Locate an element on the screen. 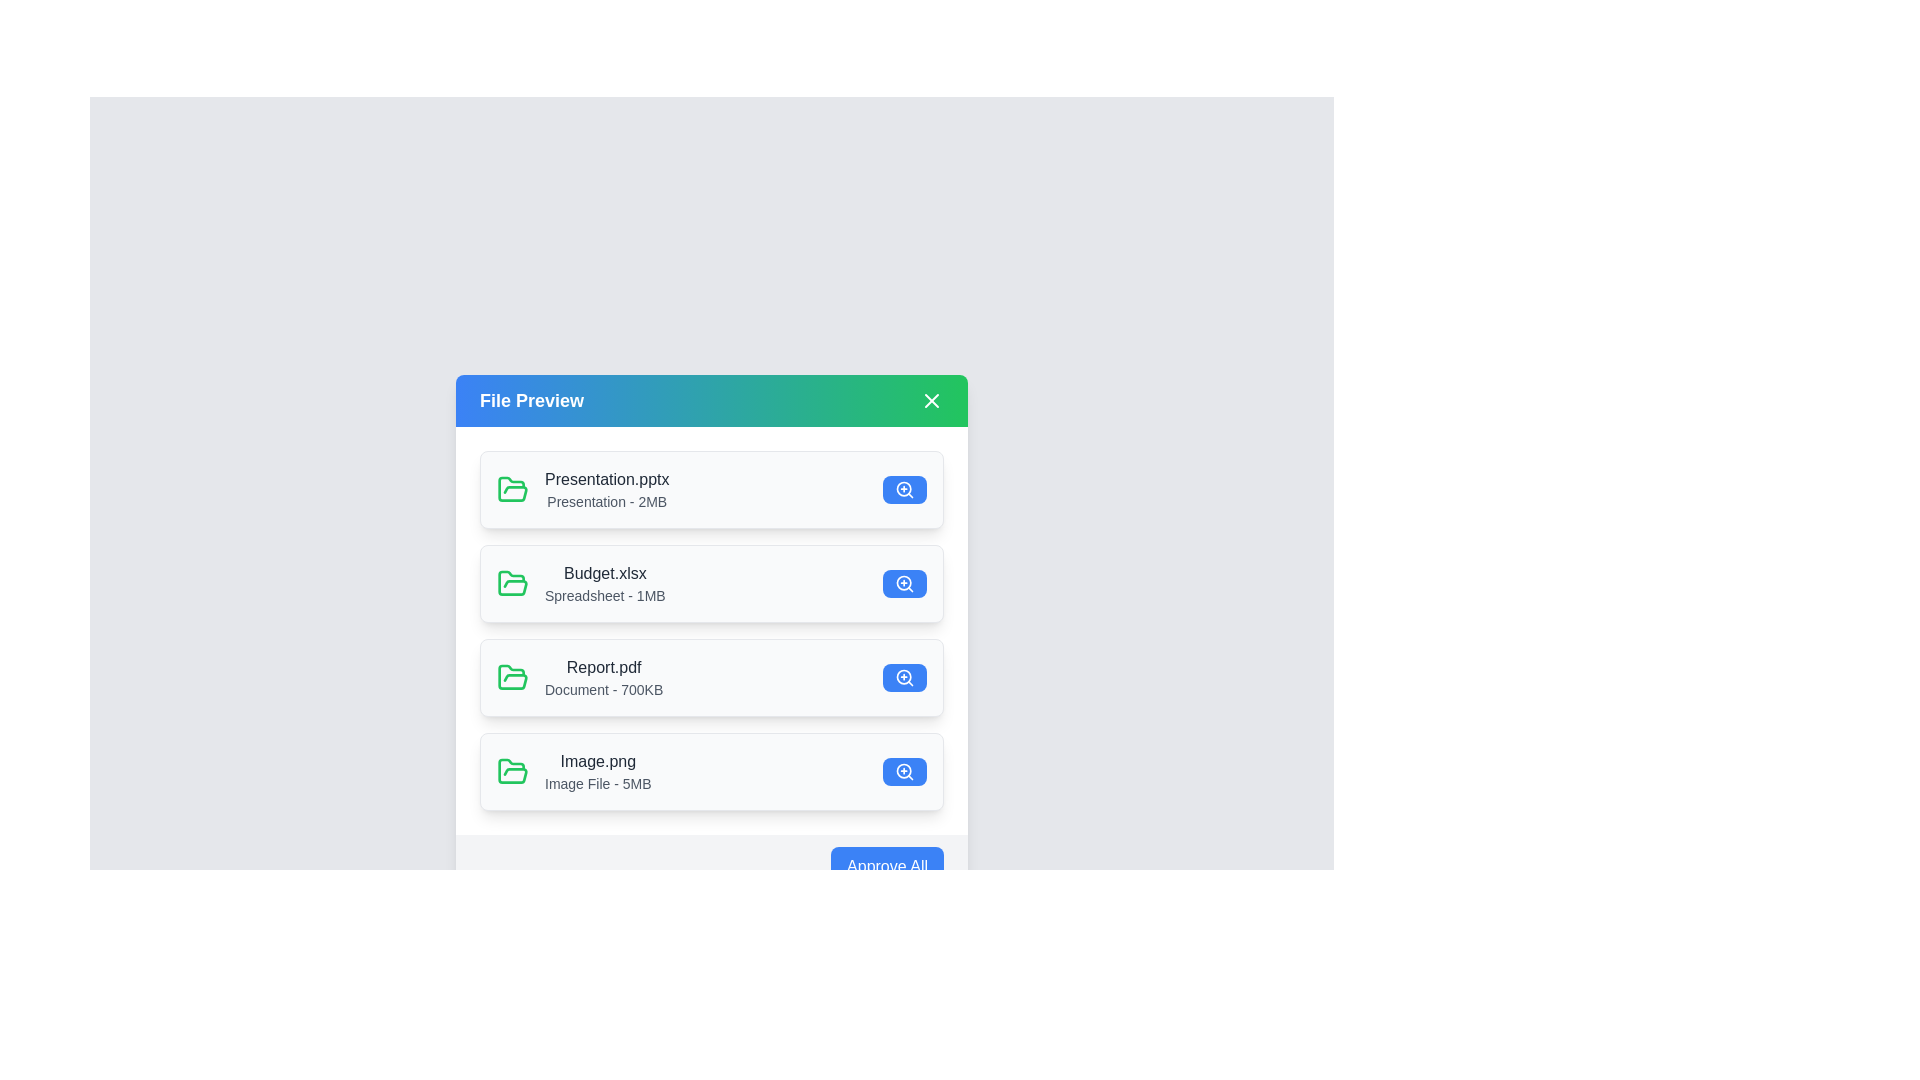  the close button in the top-right corner of the dialog is located at coordinates (930, 401).